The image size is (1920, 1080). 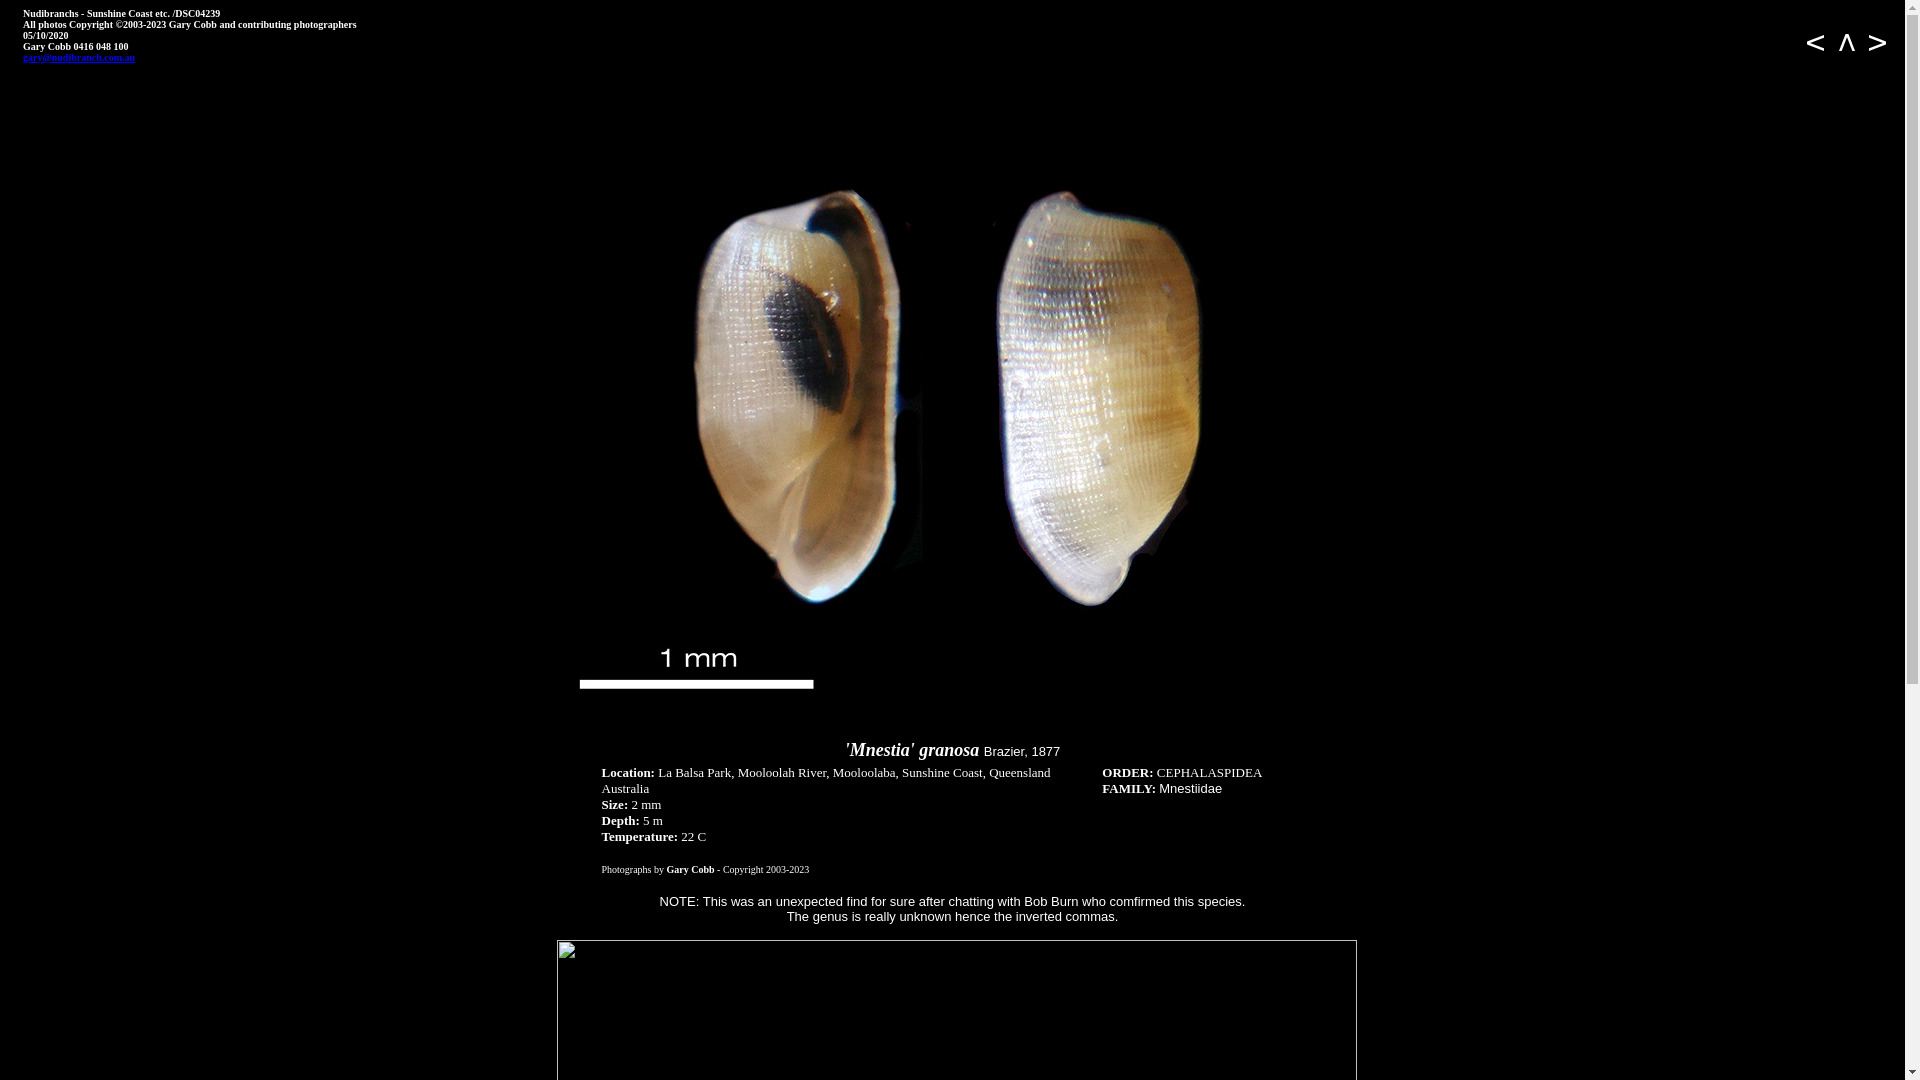 I want to click on 'gary@nudibranch.com.au', so click(x=78, y=56).